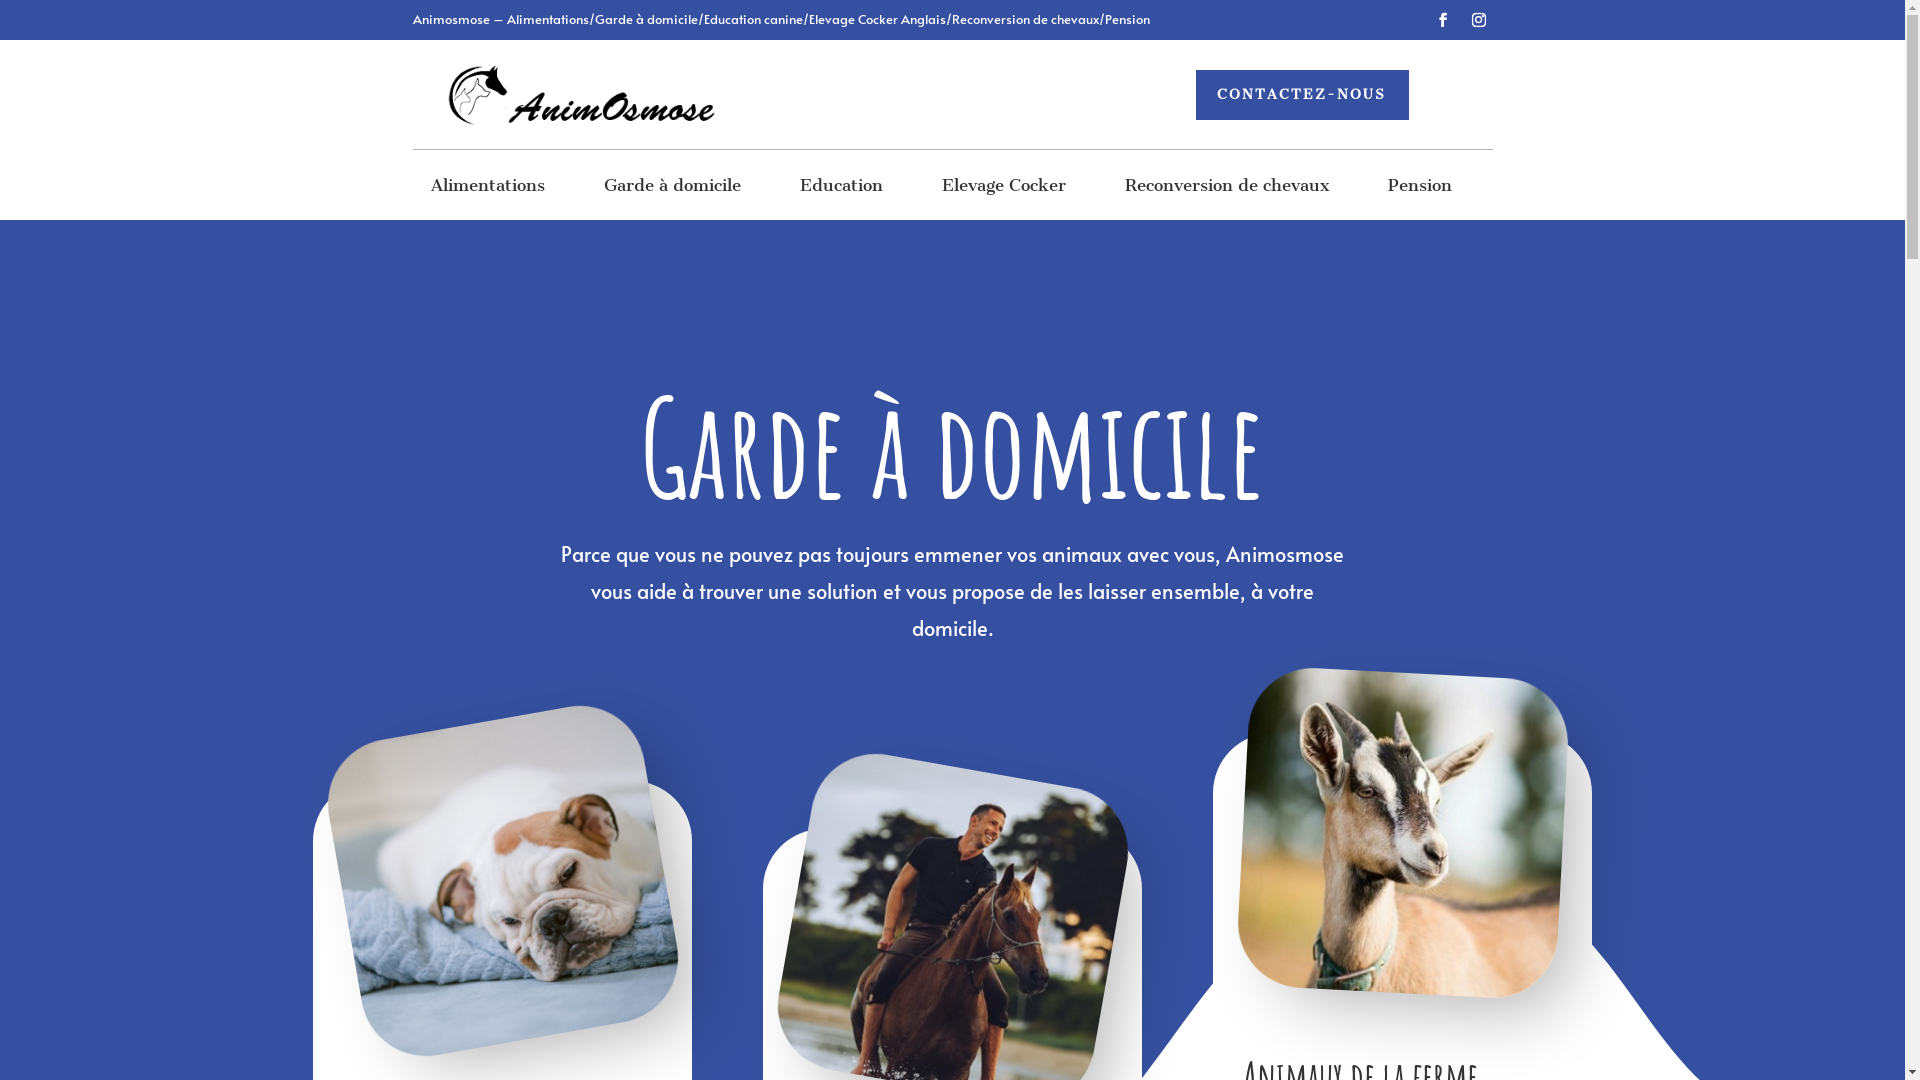 The image size is (1920, 1080). Describe the element at coordinates (1394, 825) in the screenshot. I see `'JL'` at that location.